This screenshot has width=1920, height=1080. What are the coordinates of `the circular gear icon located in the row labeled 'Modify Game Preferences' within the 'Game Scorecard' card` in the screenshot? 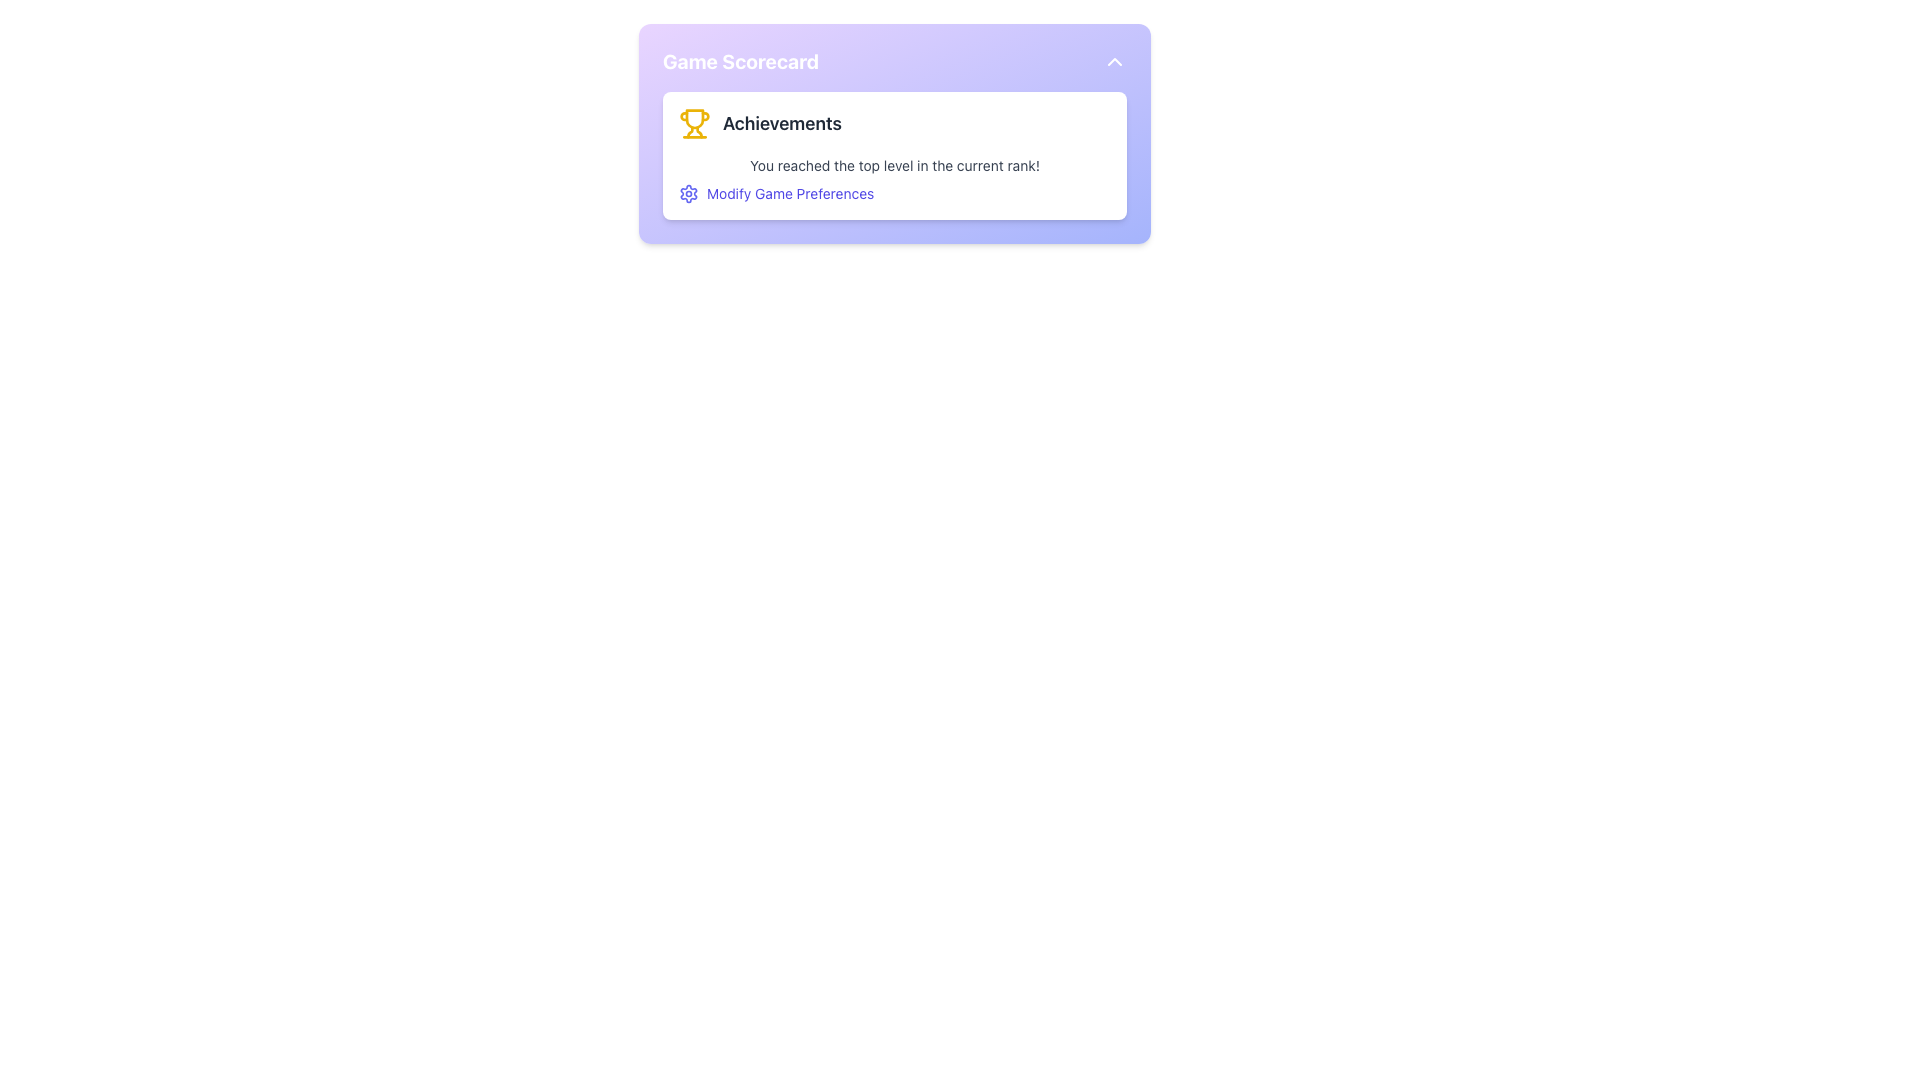 It's located at (689, 193).